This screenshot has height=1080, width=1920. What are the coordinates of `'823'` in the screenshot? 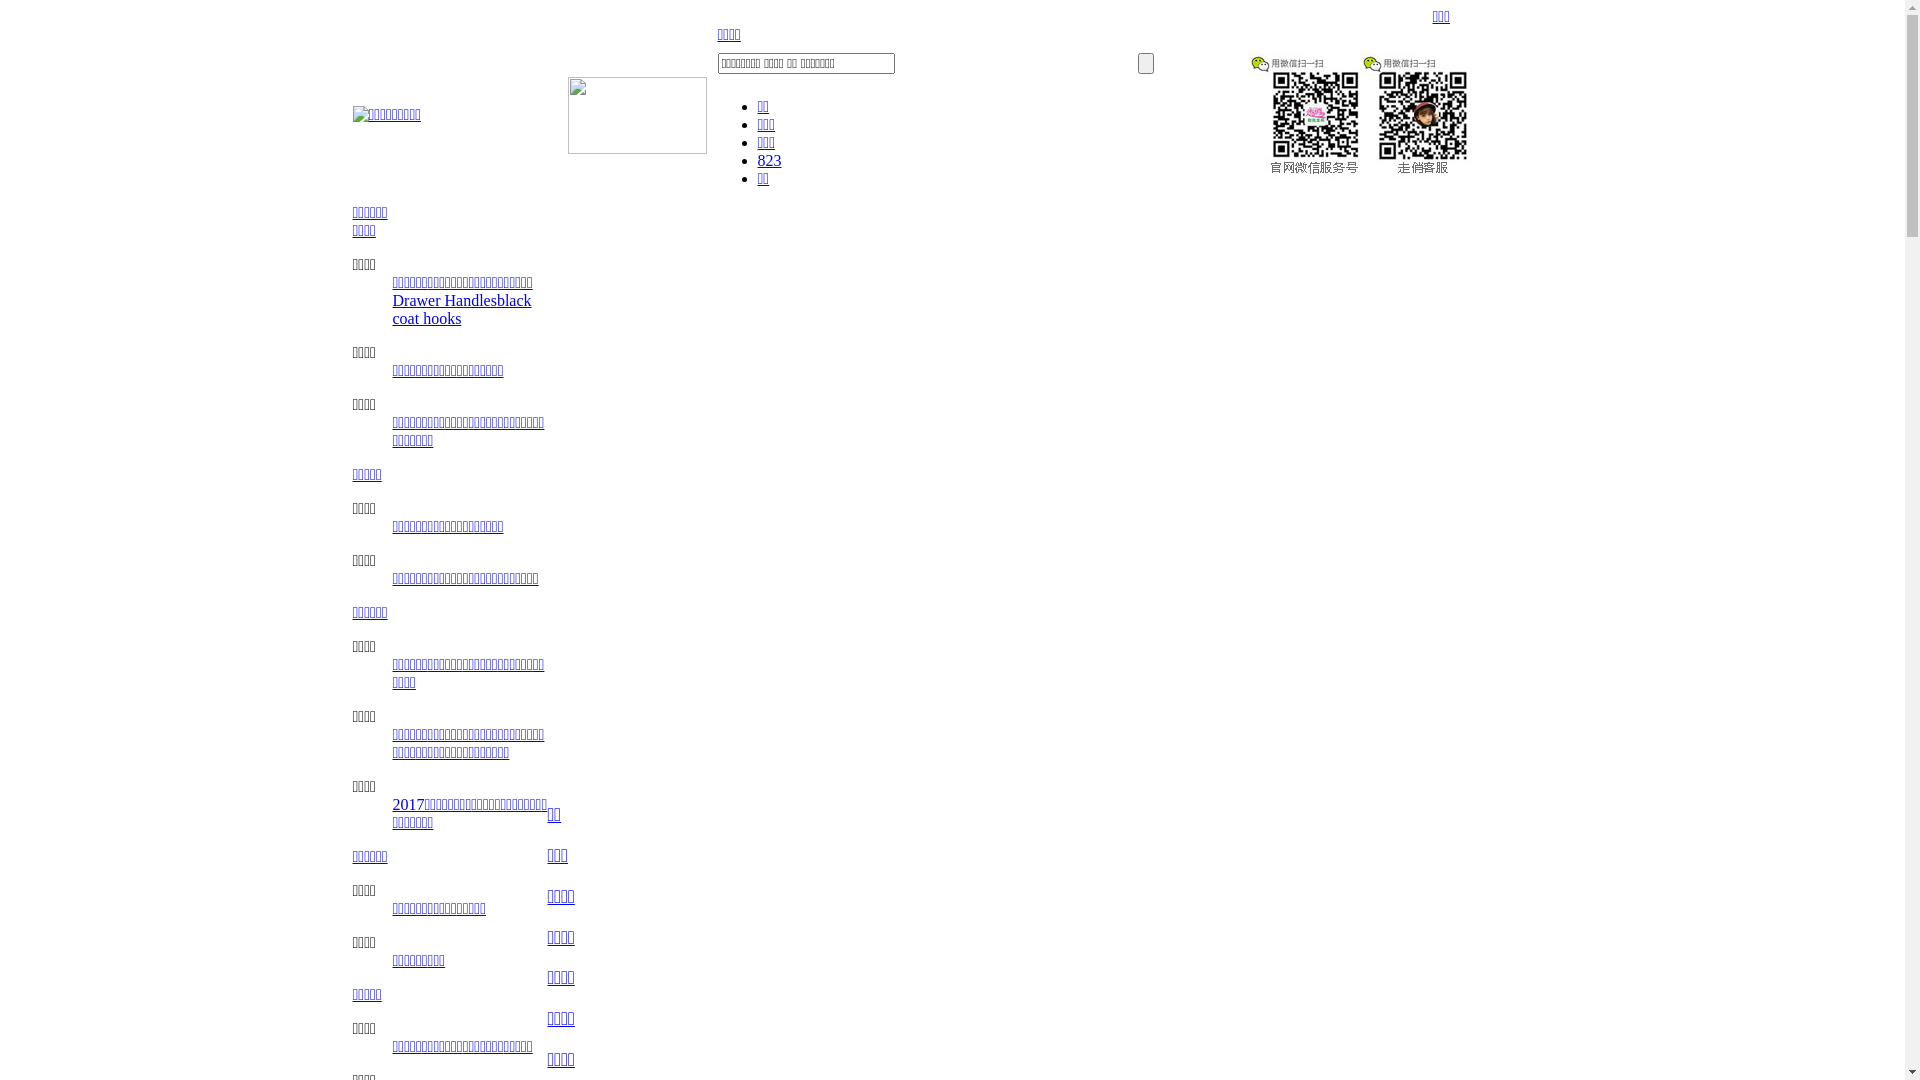 It's located at (768, 159).